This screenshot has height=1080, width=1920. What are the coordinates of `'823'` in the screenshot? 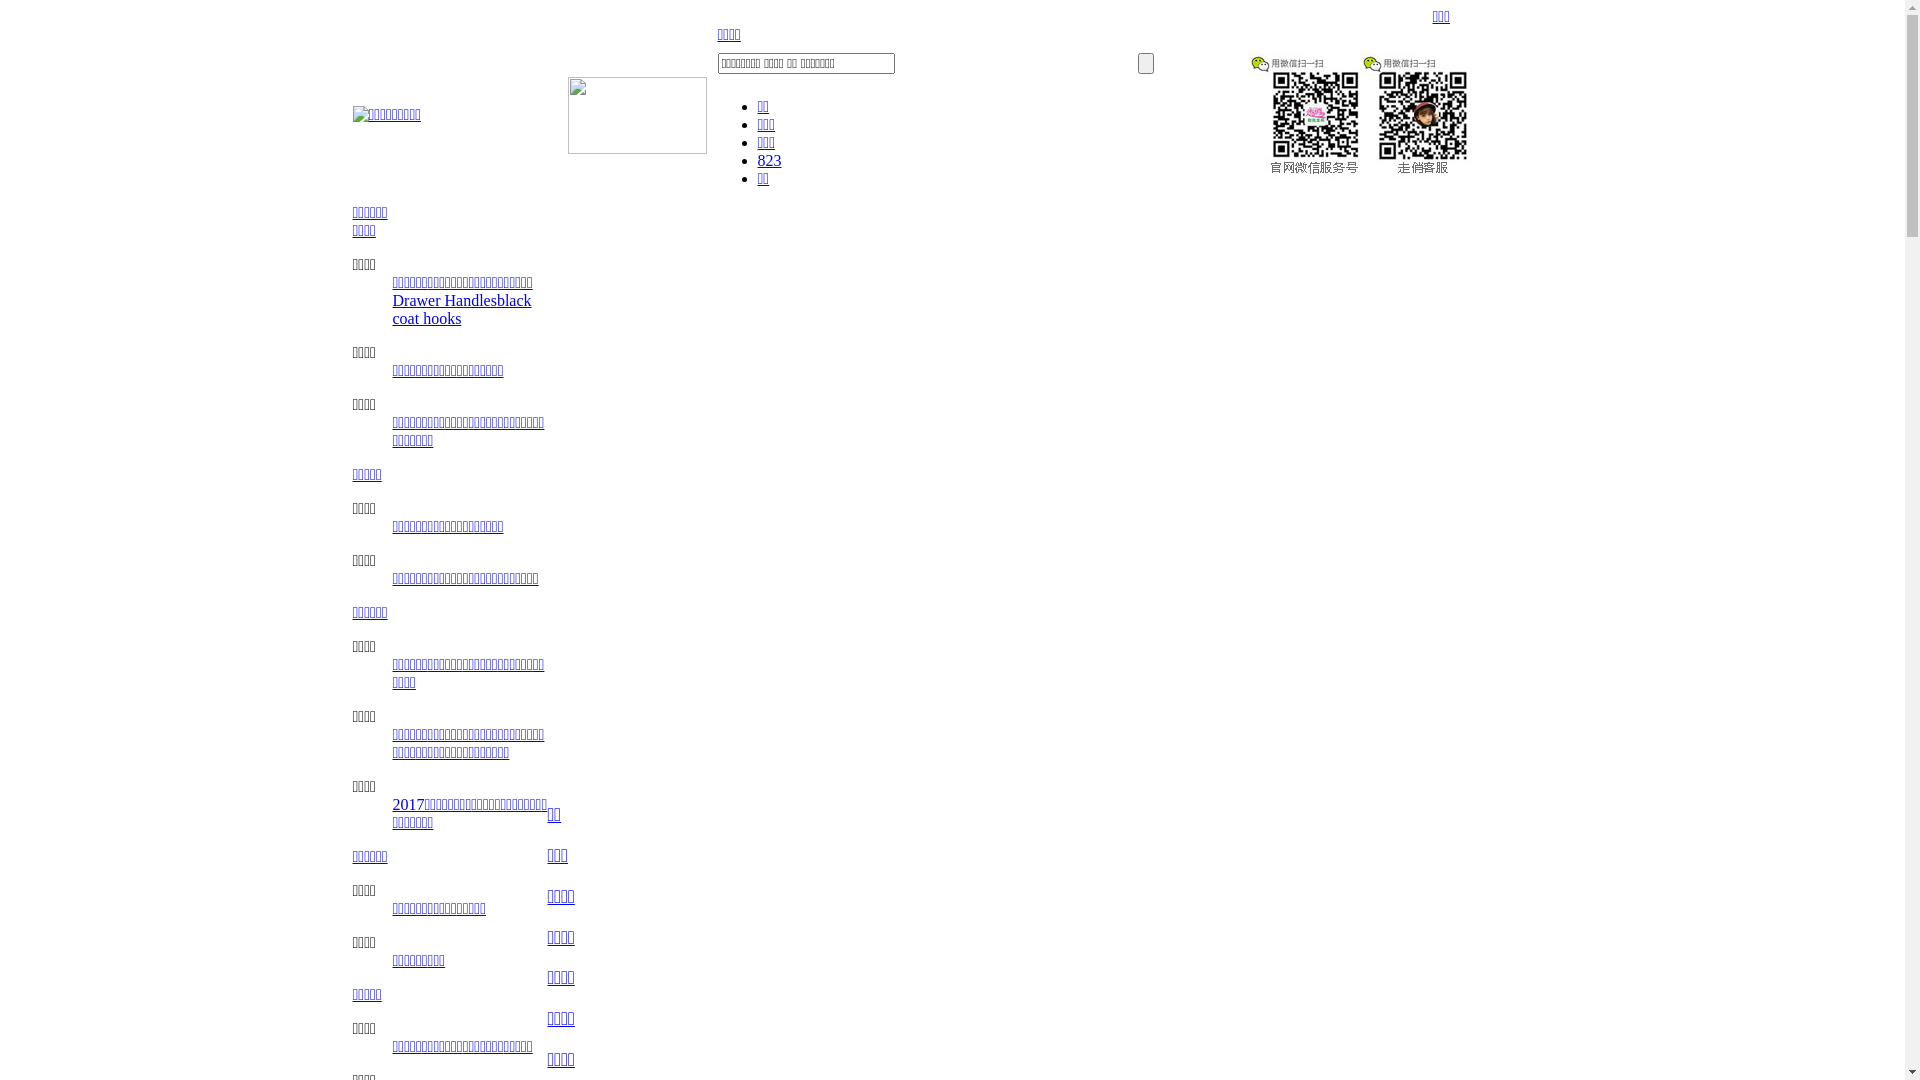 It's located at (768, 159).